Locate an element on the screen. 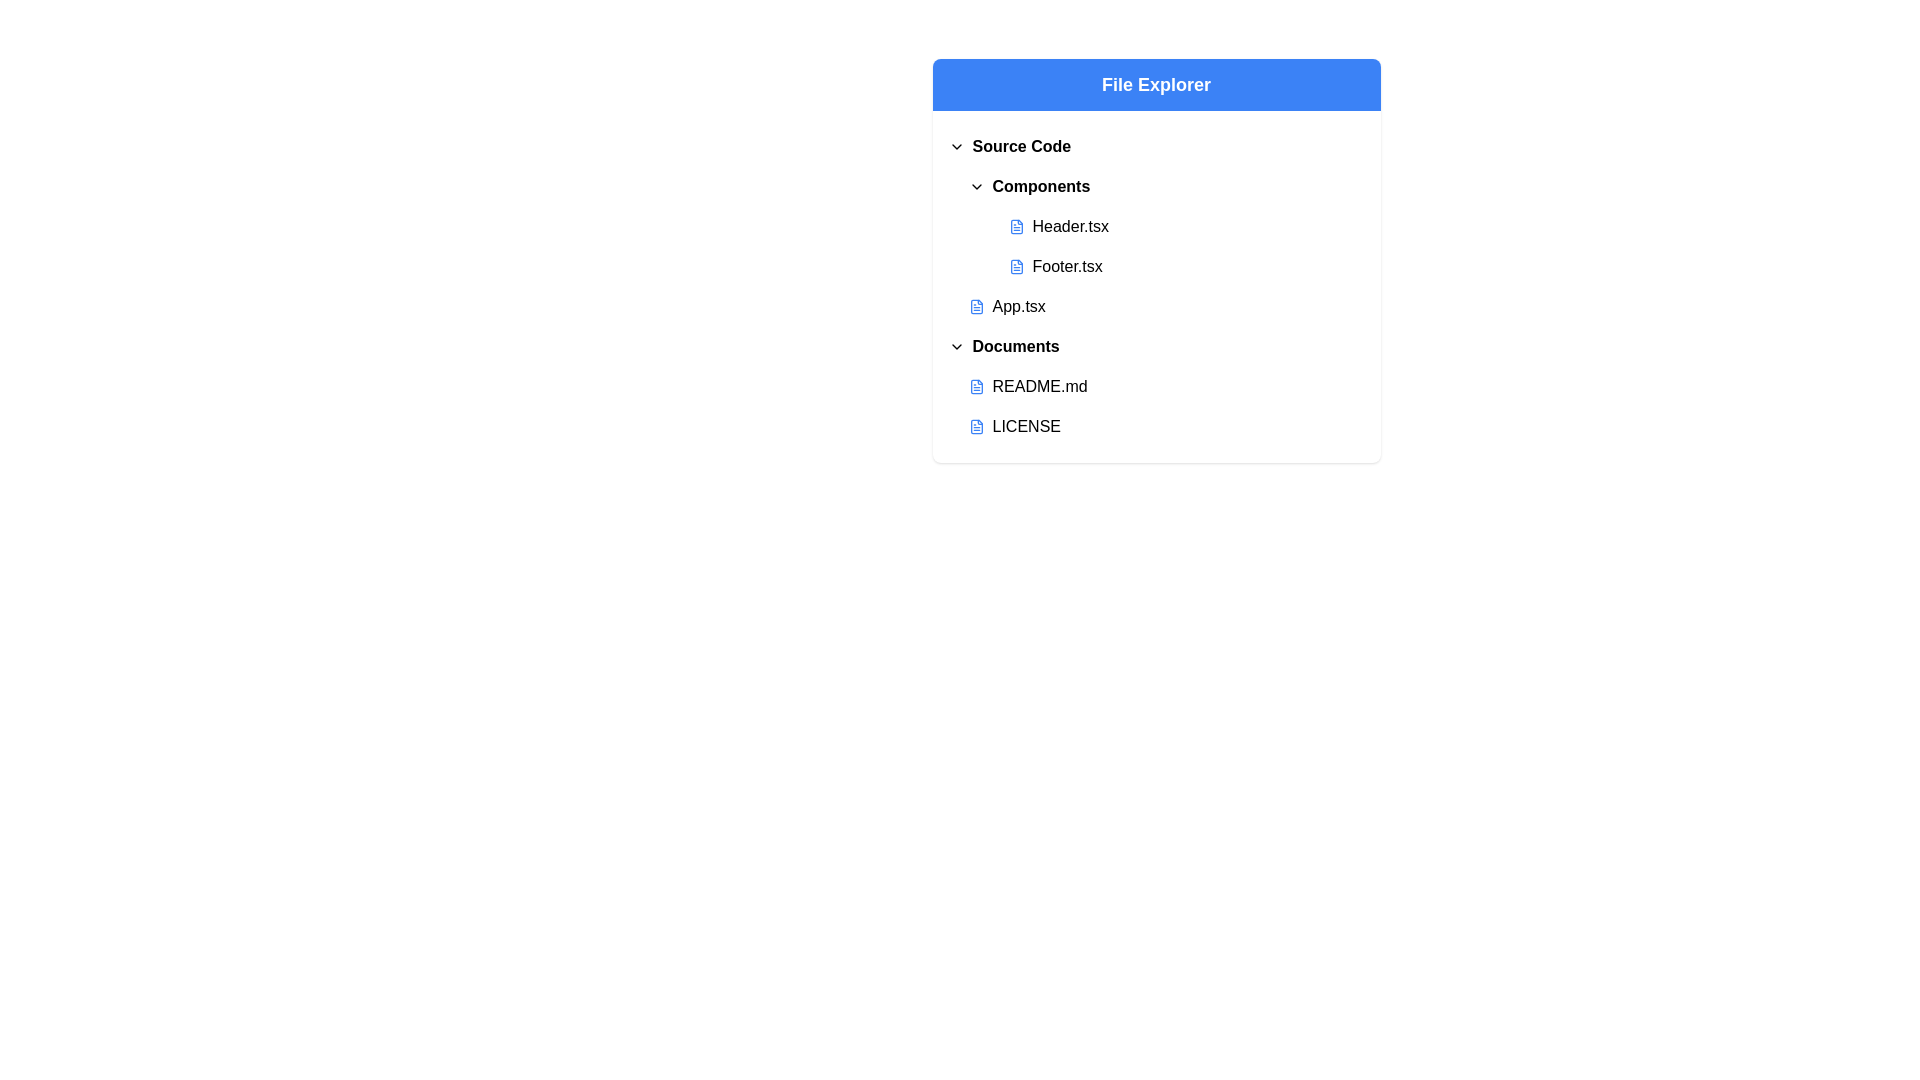  the Illustrational Icon, which is a simplistic file outline icon in blue, located in the file listing area under the 'File Explorer' section, adjacent to 'Header.tsx' is located at coordinates (1016, 226).